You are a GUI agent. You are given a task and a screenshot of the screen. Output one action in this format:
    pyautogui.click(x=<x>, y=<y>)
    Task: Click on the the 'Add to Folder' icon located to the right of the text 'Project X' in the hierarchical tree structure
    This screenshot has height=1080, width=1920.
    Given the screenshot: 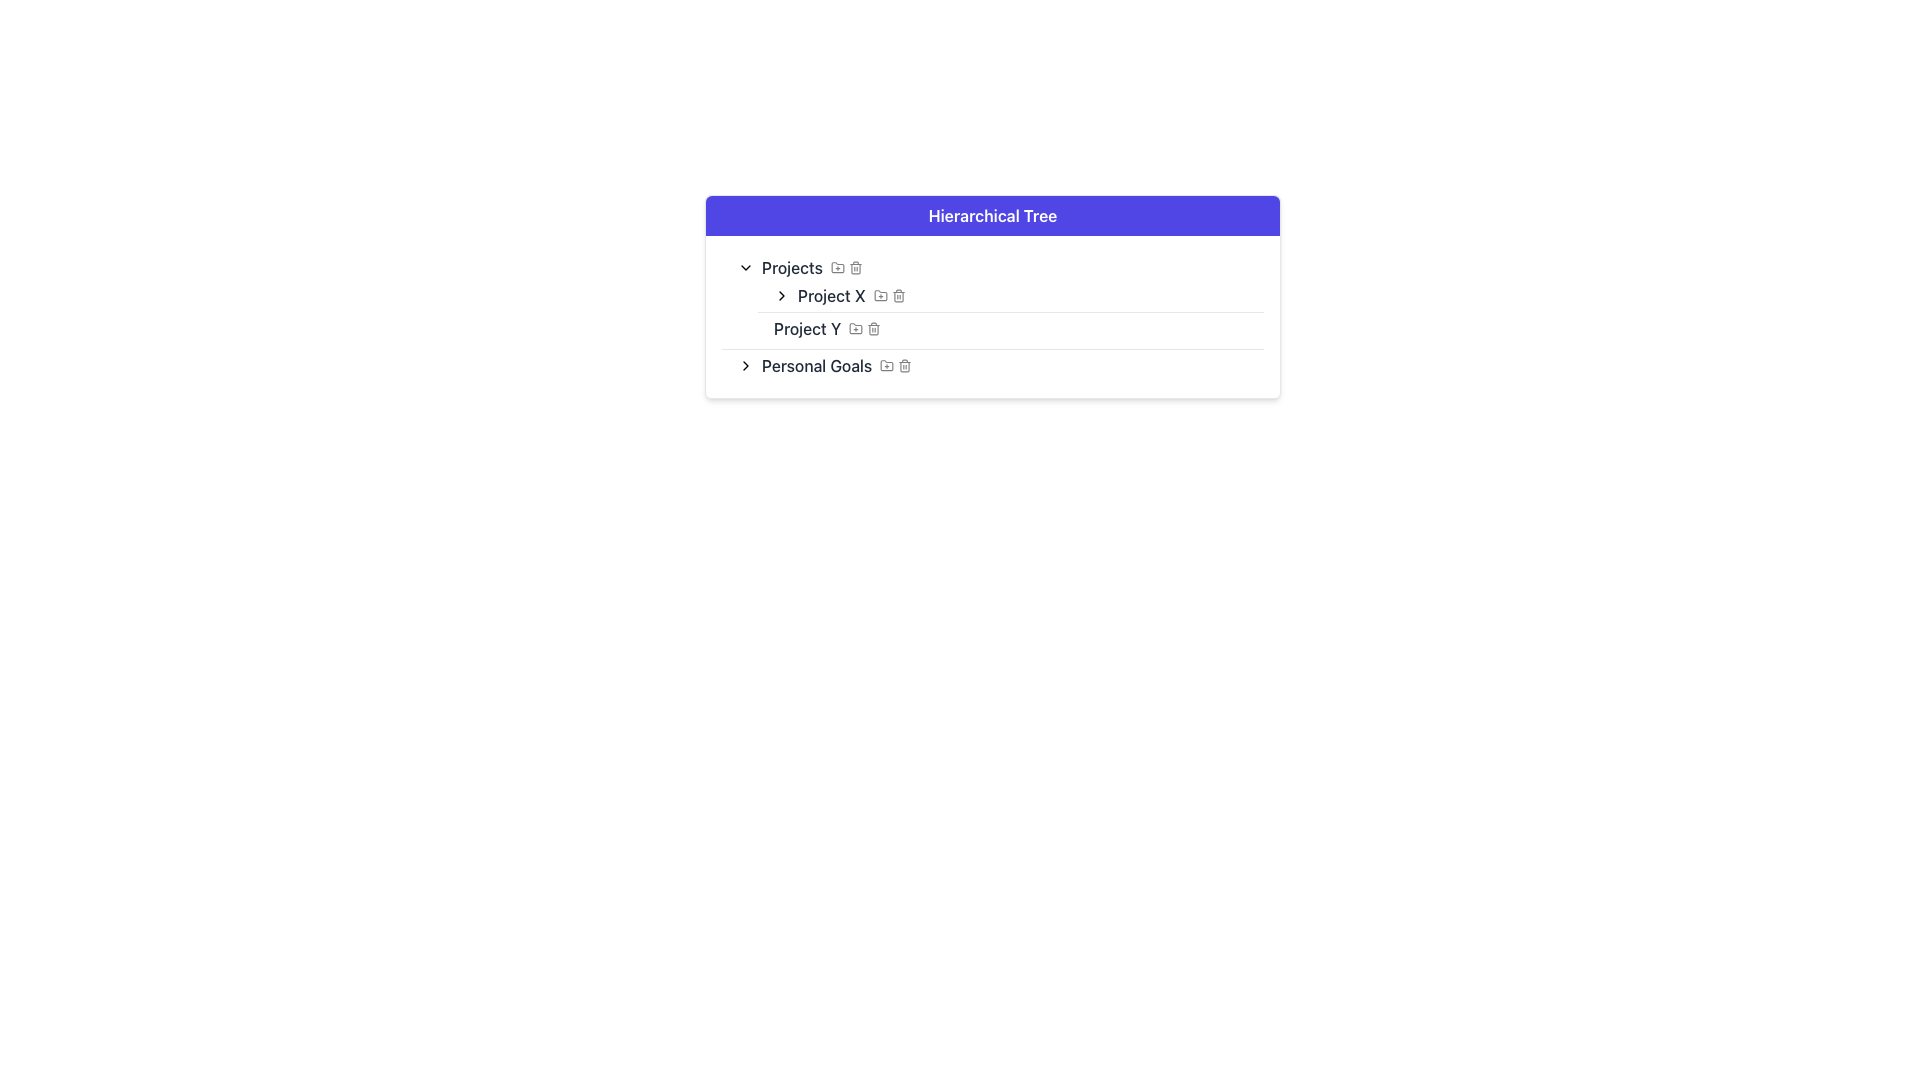 What is the action you would take?
    pyautogui.click(x=880, y=296)
    